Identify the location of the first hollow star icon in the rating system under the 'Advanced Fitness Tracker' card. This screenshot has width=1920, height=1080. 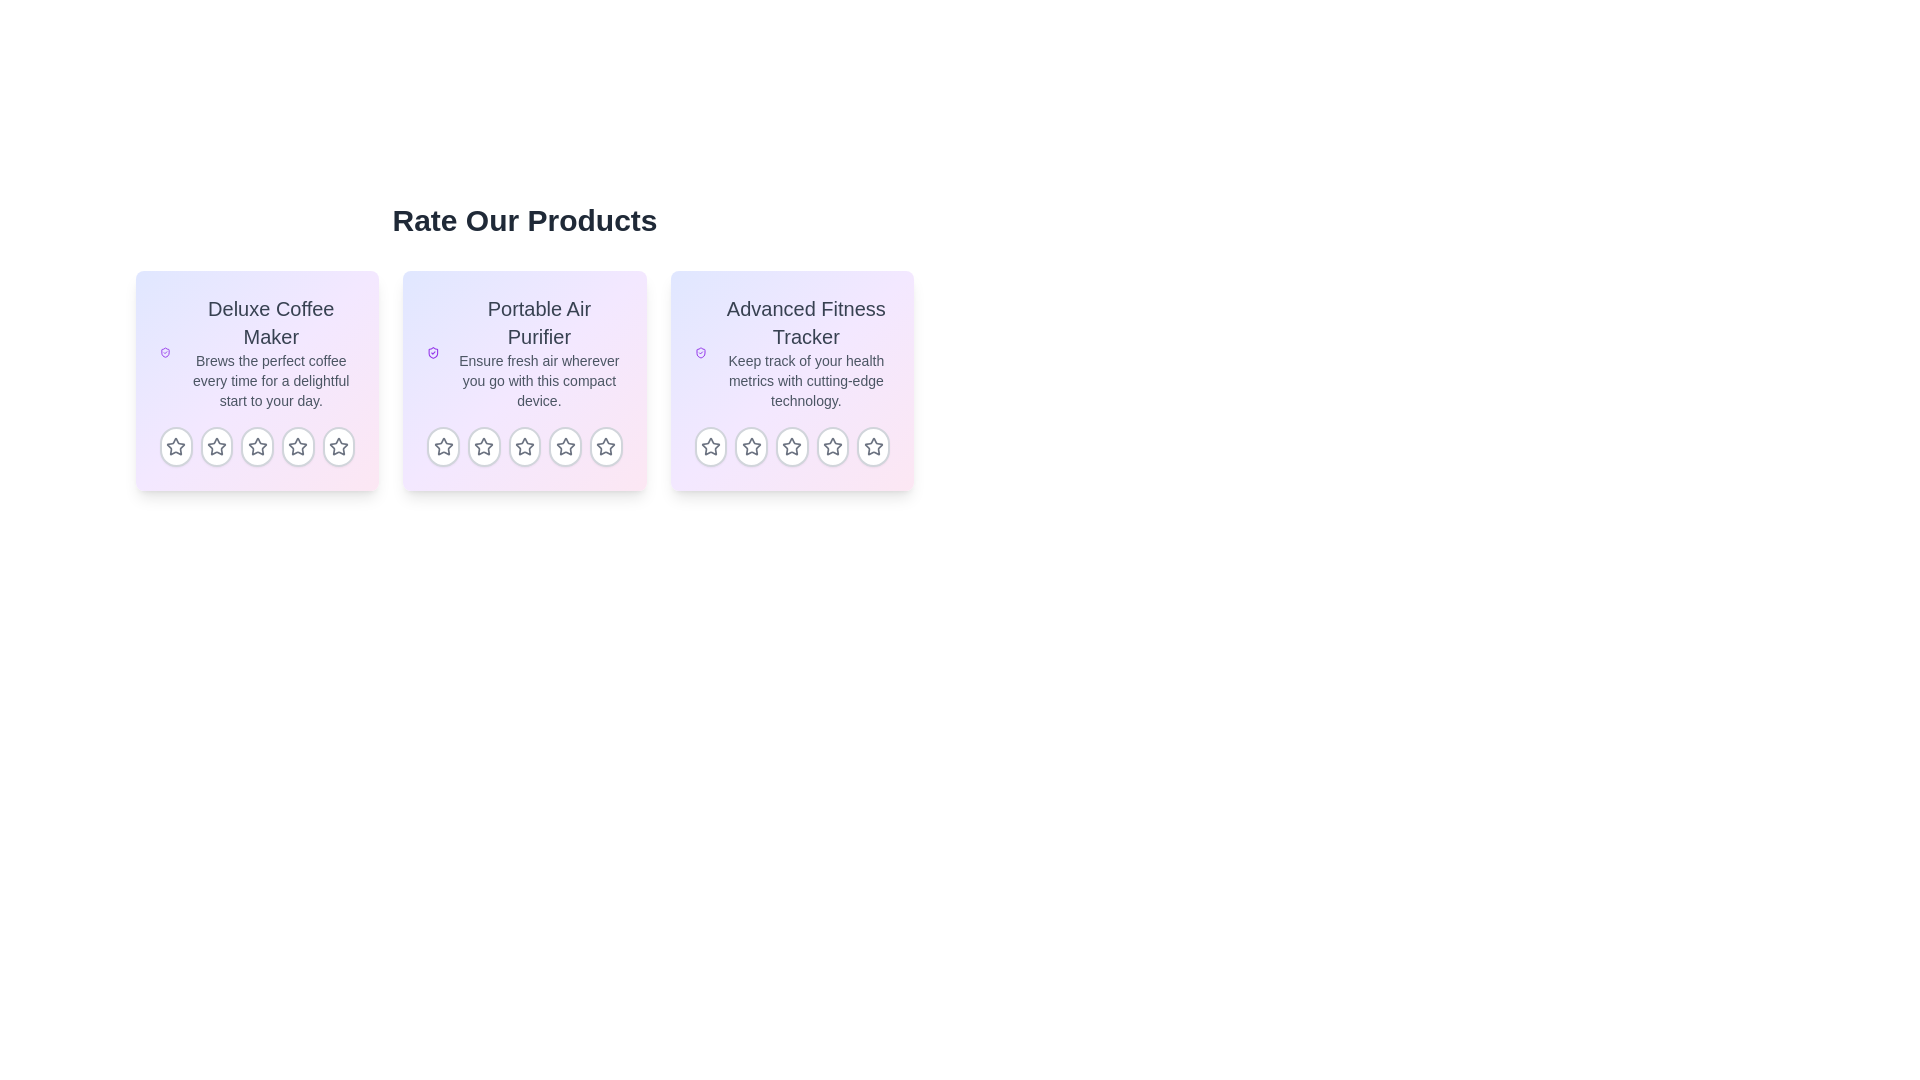
(710, 445).